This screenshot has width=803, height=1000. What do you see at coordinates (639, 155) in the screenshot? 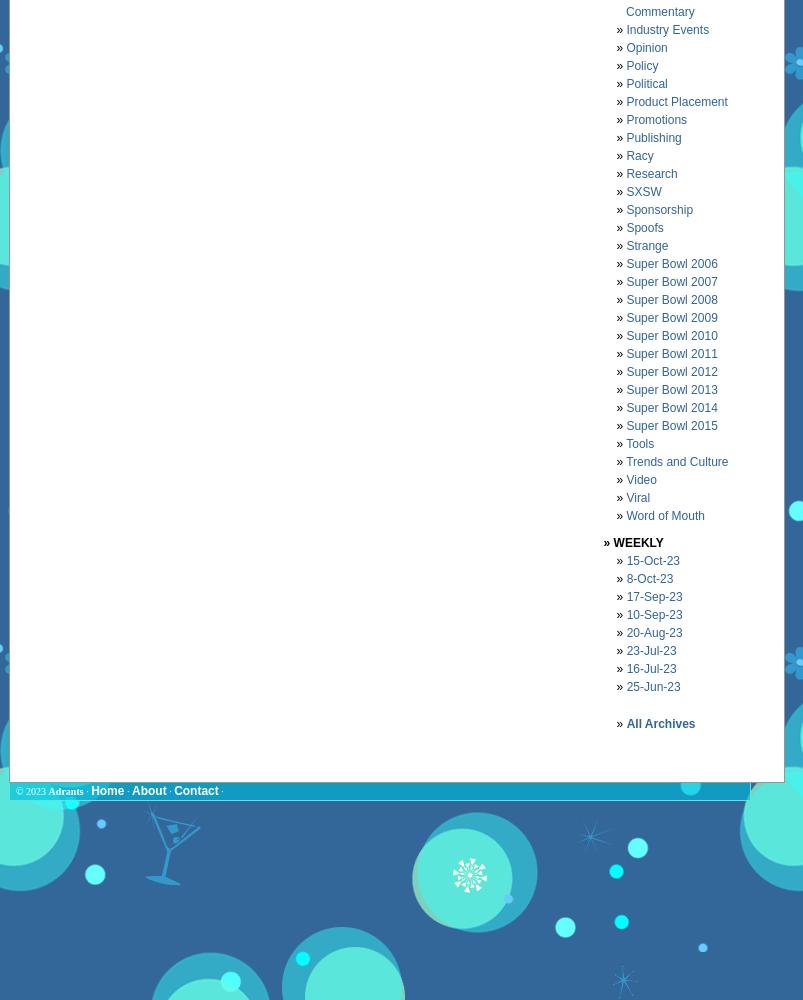
I see `'Racy'` at bounding box center [639, 155].